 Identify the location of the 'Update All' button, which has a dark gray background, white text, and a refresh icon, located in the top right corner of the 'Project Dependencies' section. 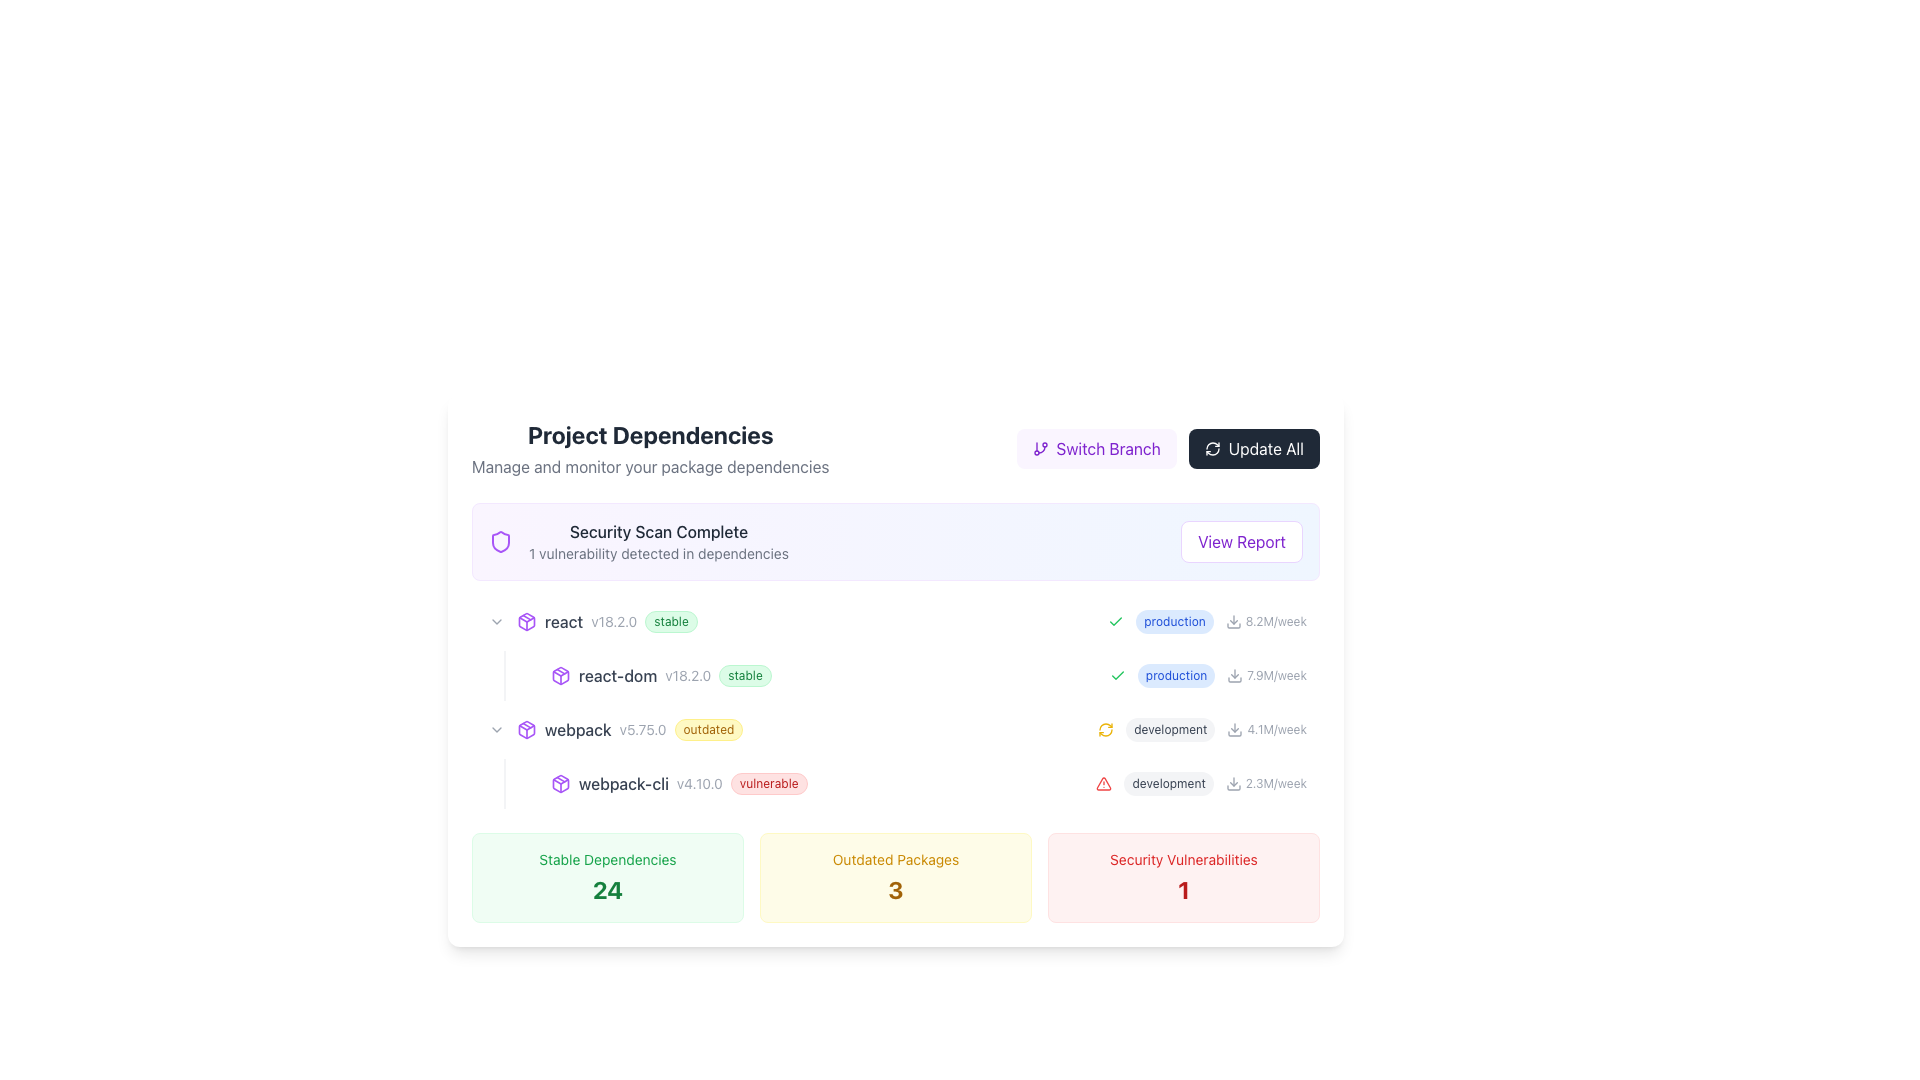
(1253, 447).